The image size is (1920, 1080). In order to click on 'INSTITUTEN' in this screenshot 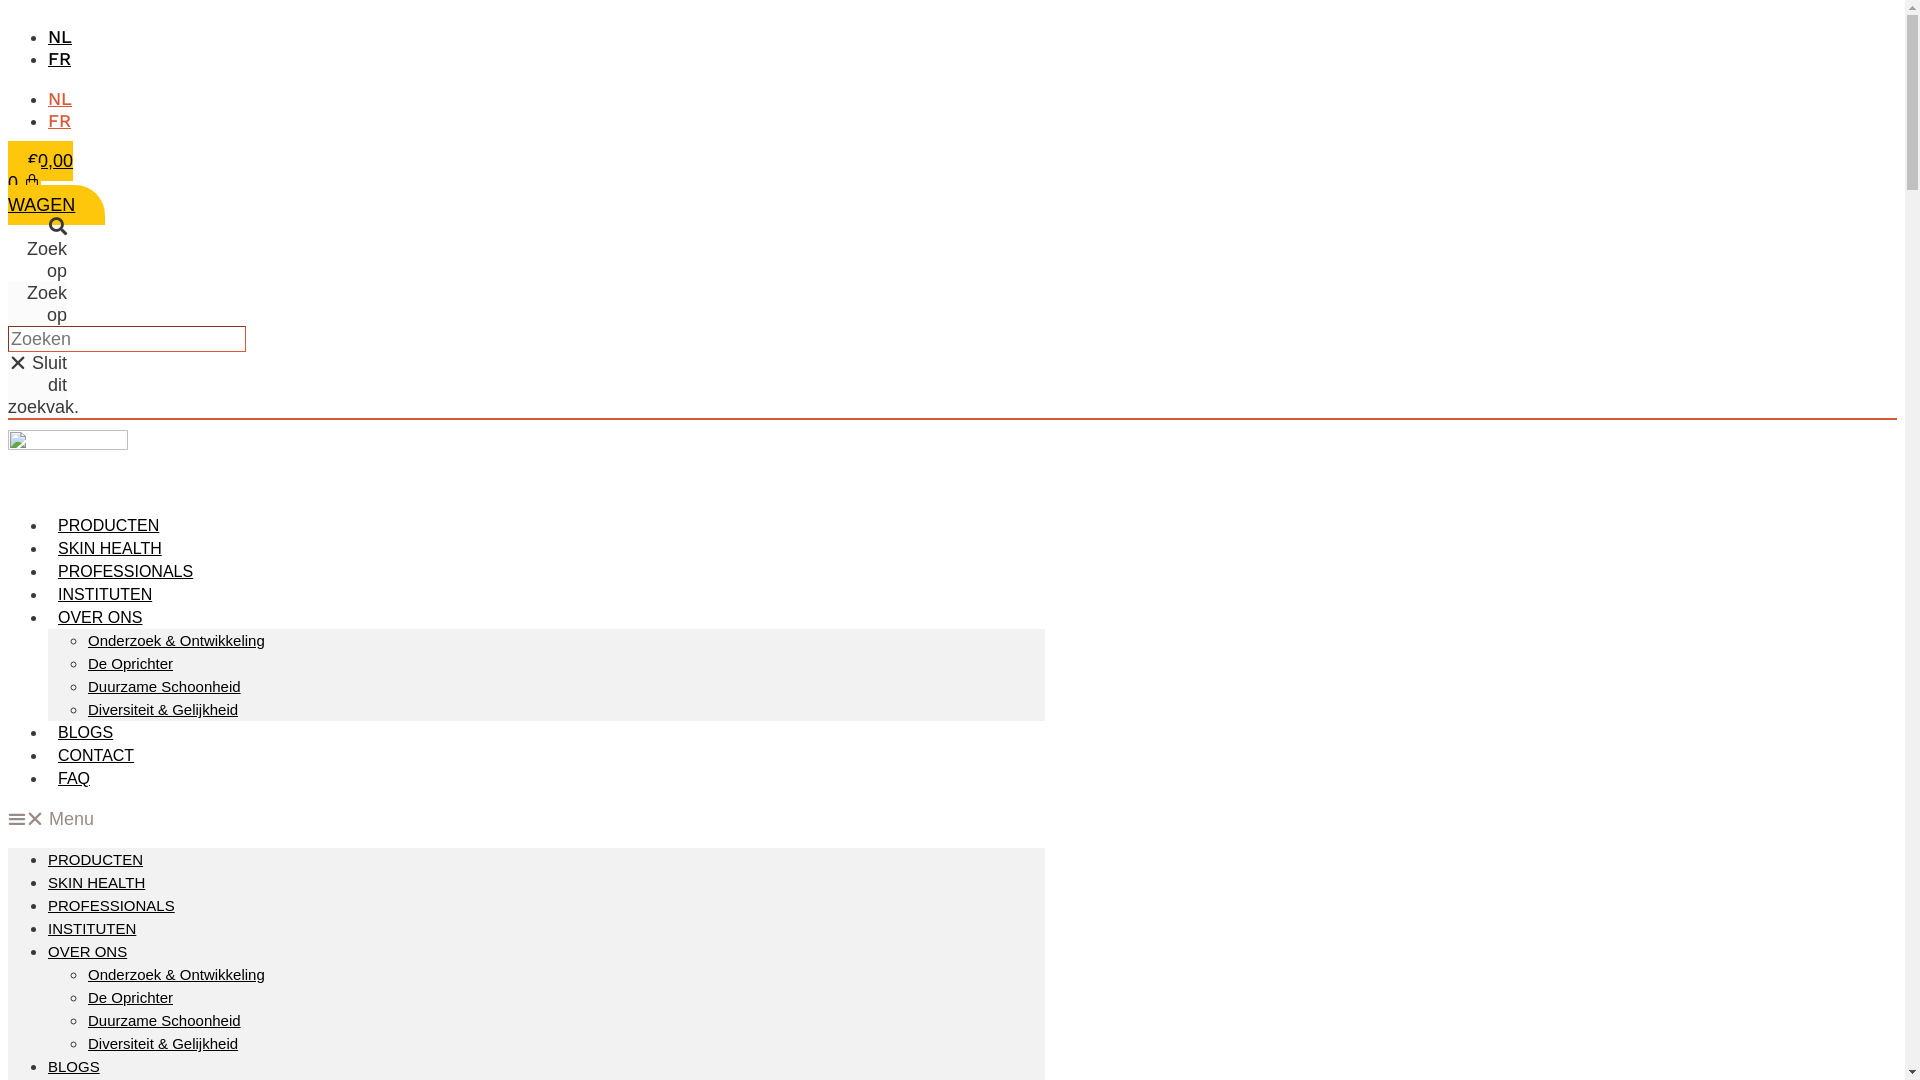, I will do `click(104, 593)`.